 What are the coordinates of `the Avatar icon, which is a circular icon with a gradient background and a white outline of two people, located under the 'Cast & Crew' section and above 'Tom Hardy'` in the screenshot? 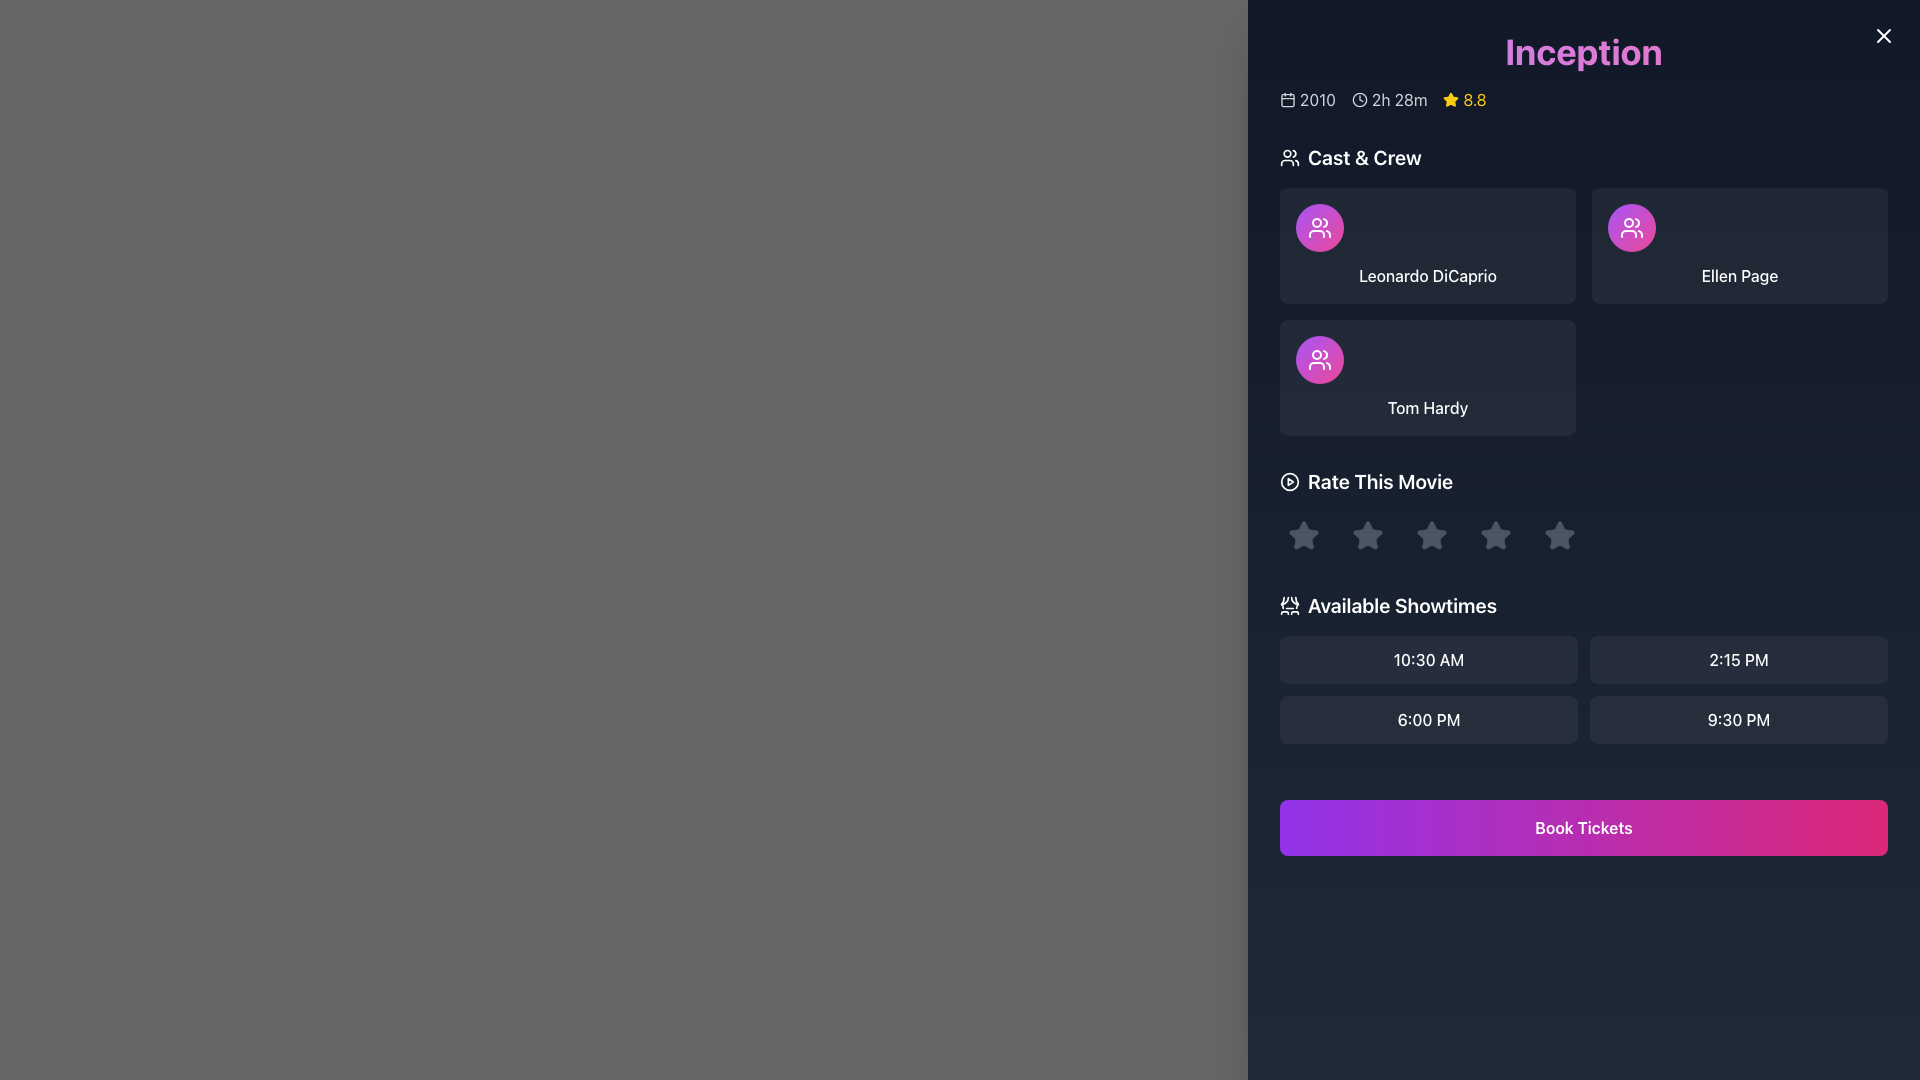 It's located at (1320, 358).